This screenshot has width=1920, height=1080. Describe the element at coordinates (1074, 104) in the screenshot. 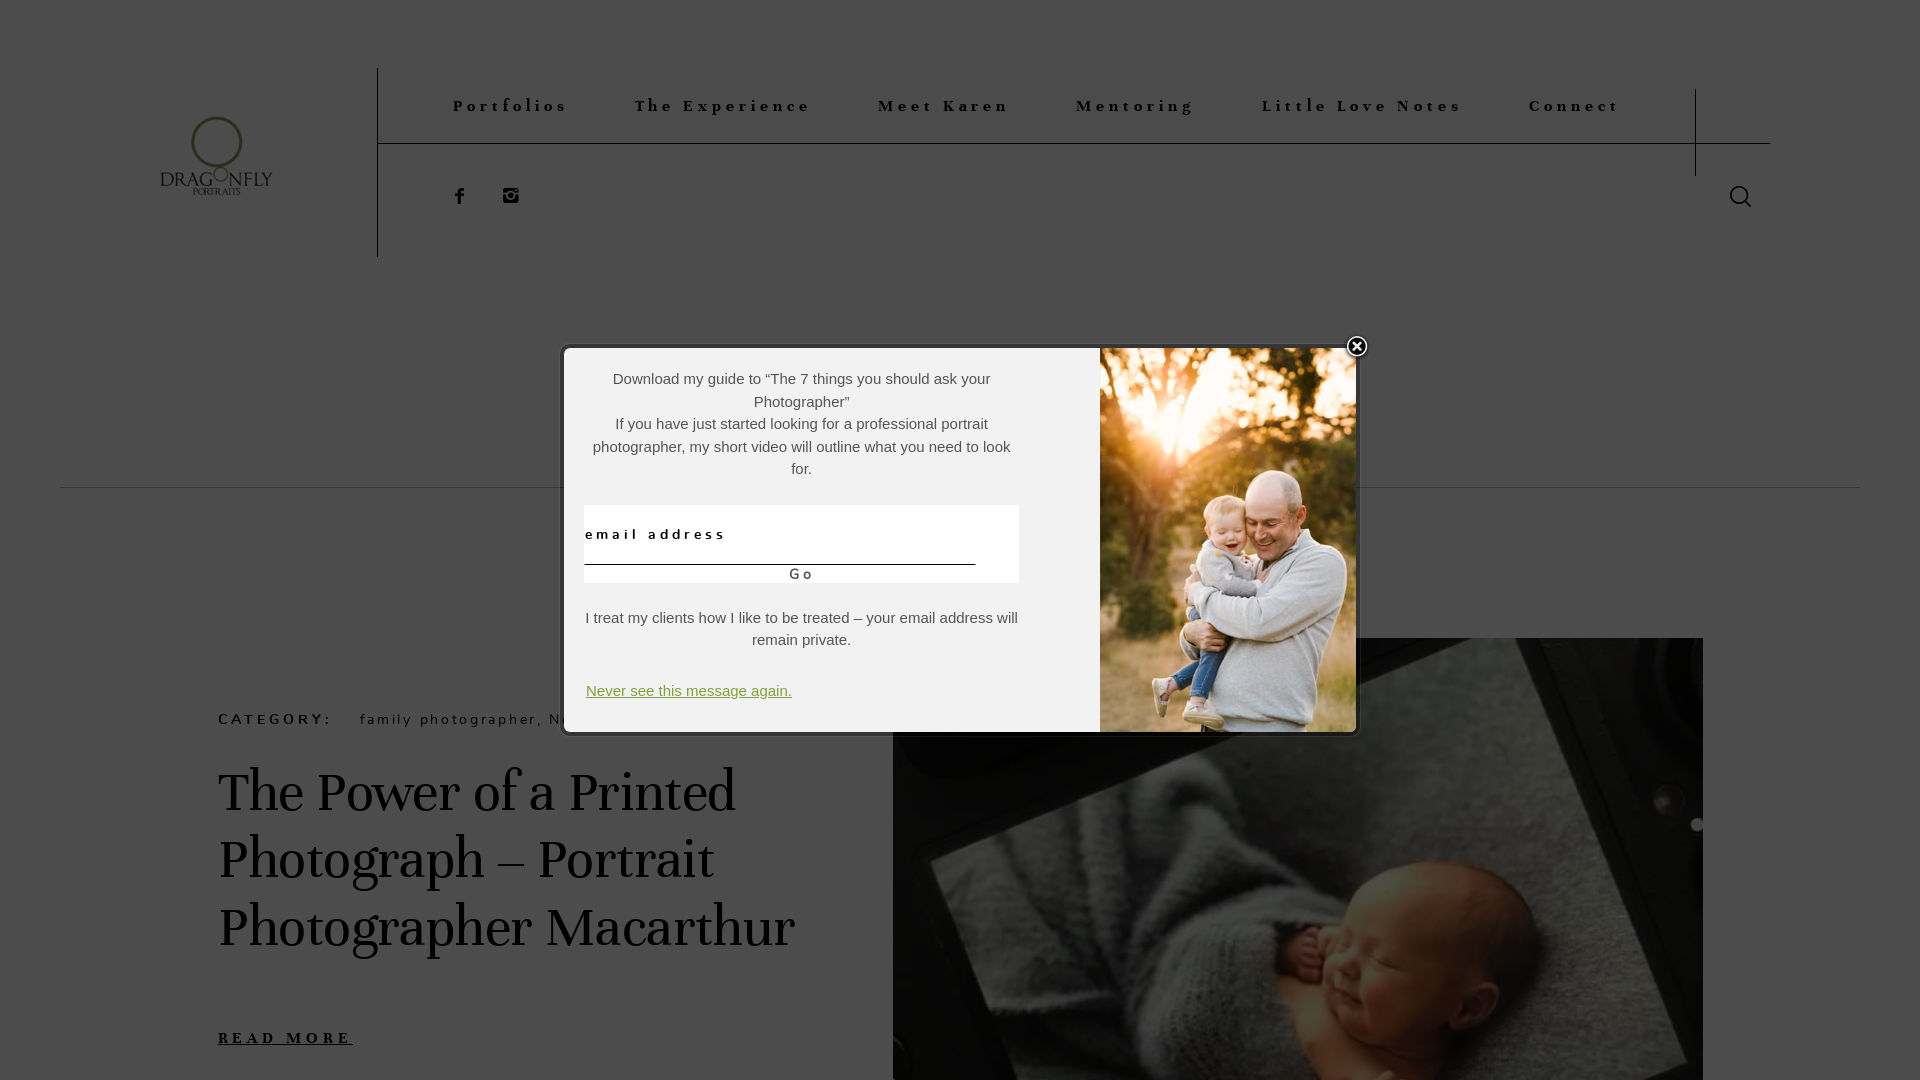

I see `'Mentoring'` at that location.